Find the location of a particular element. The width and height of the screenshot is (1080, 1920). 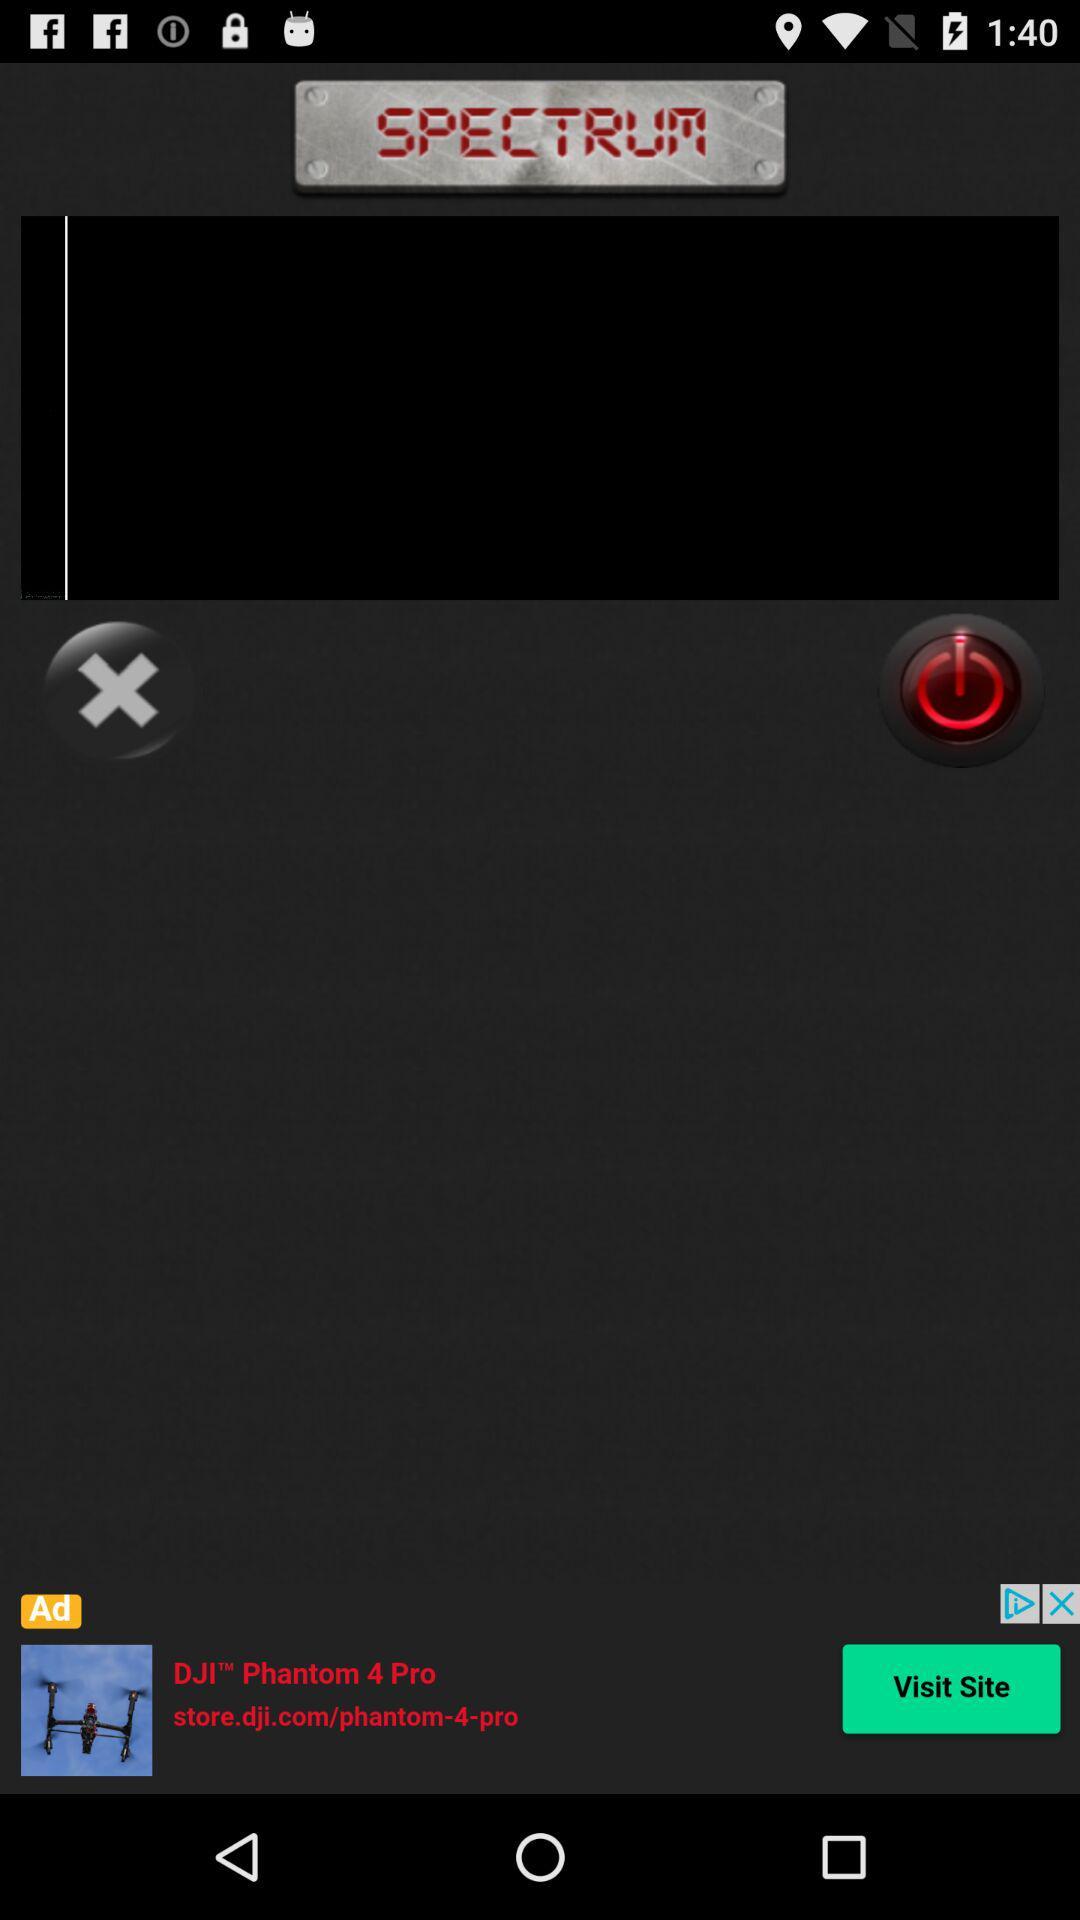

the power icon is located at coordinates (960, 738).